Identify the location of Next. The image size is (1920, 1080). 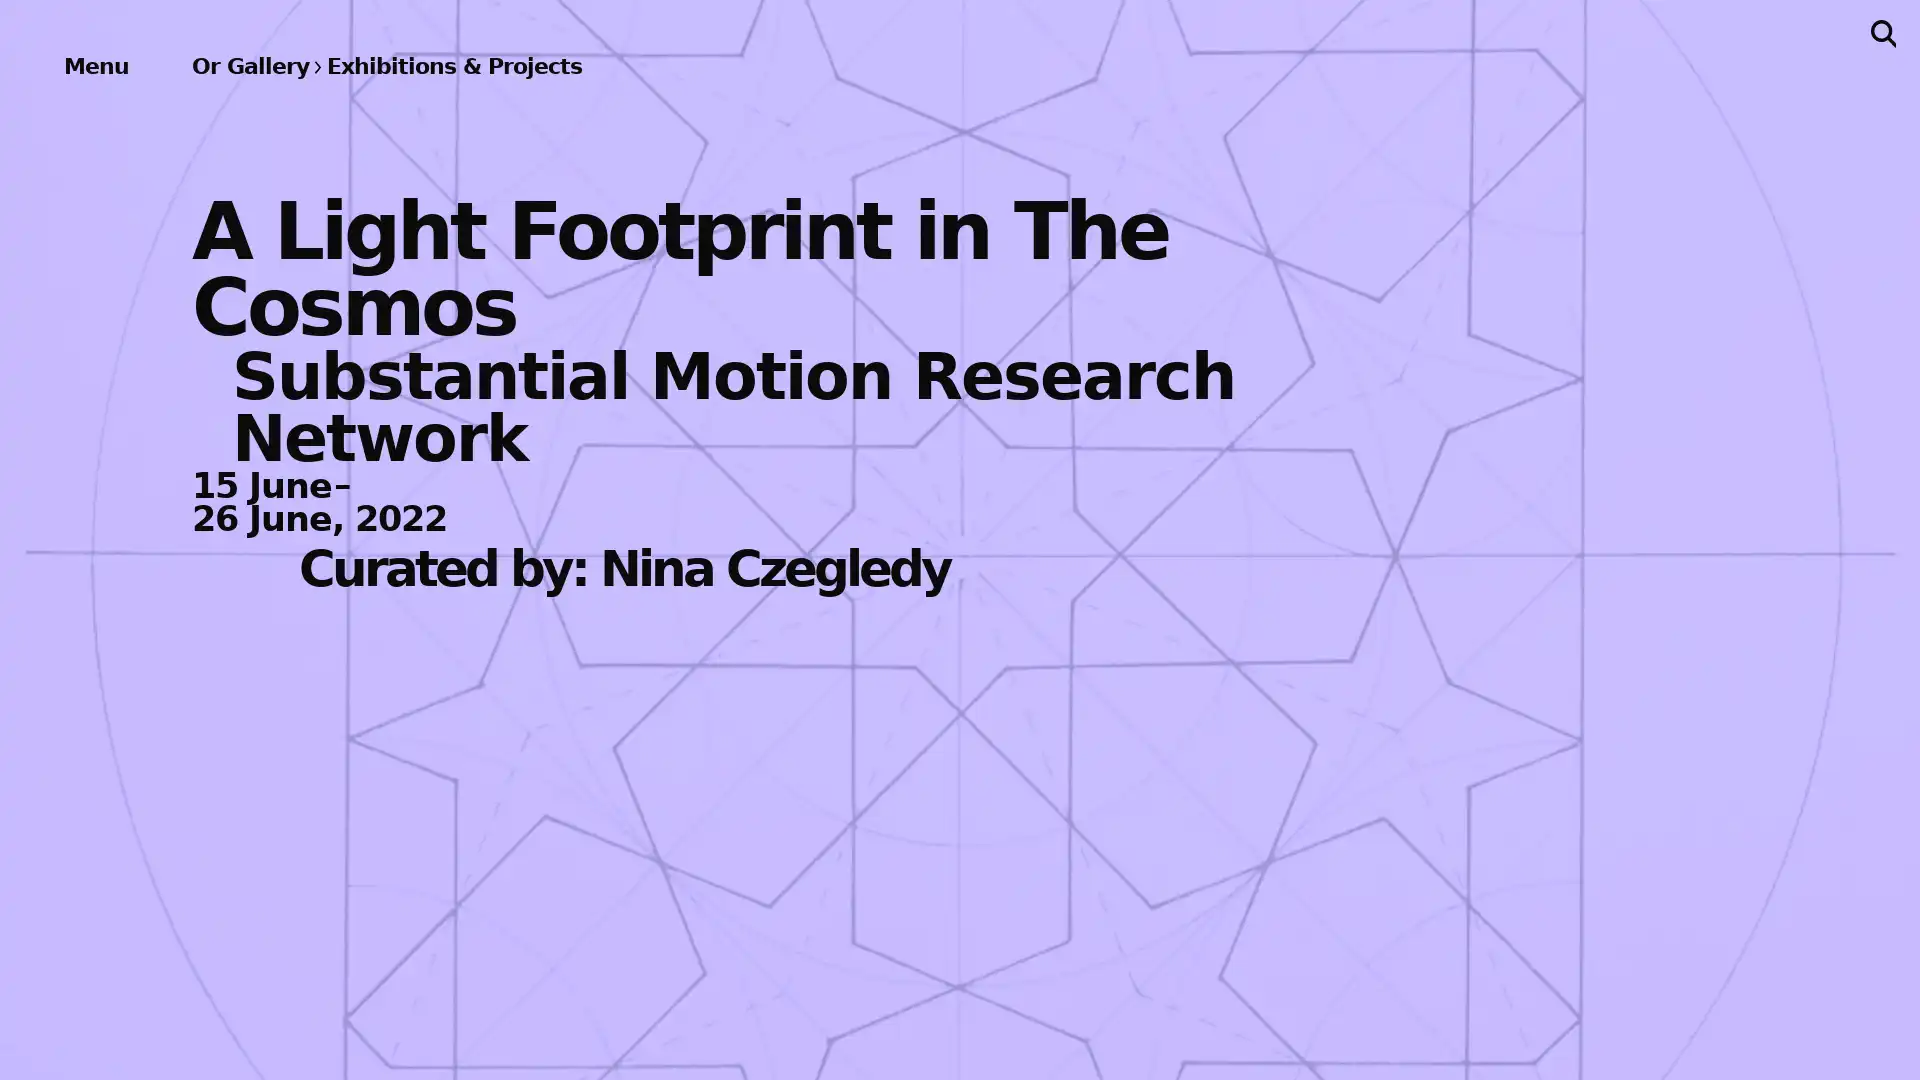
(1344, 540).